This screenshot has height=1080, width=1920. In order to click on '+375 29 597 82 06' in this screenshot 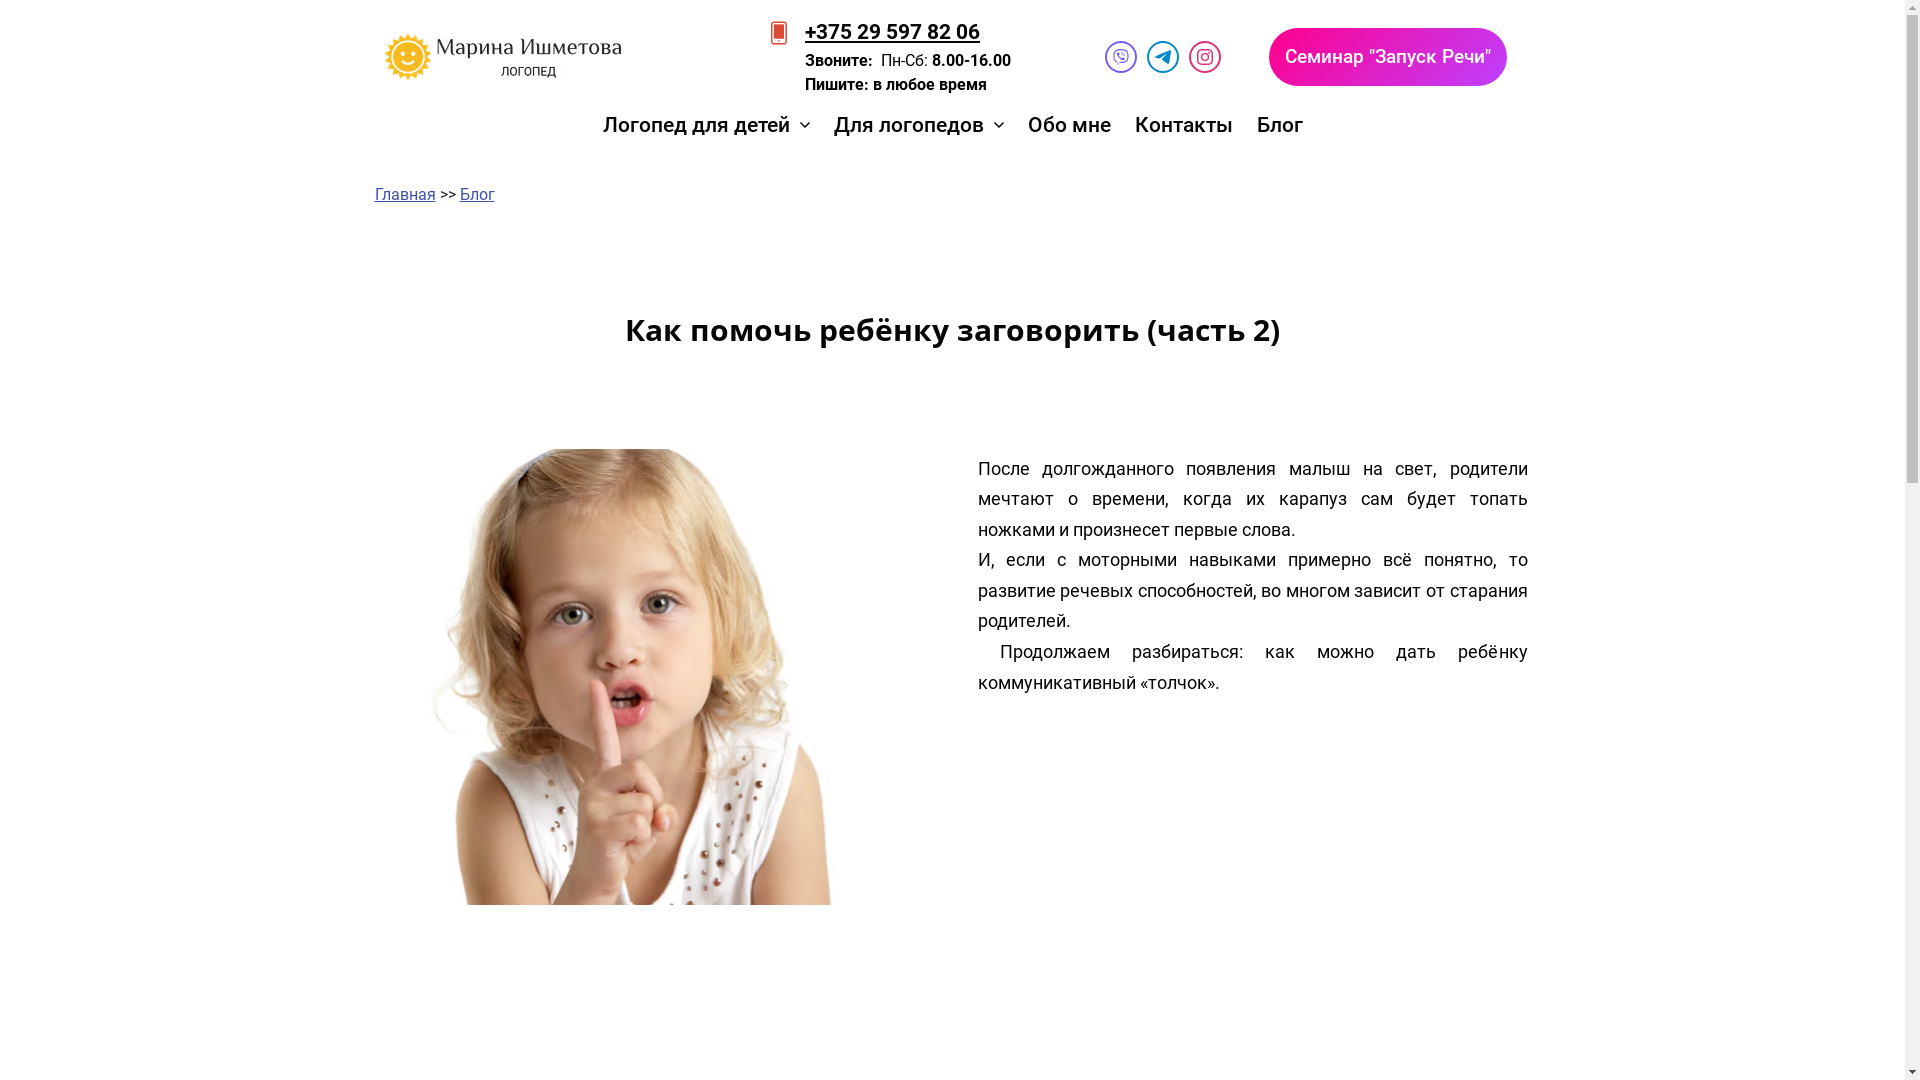, I will do `click(891, 31)`.